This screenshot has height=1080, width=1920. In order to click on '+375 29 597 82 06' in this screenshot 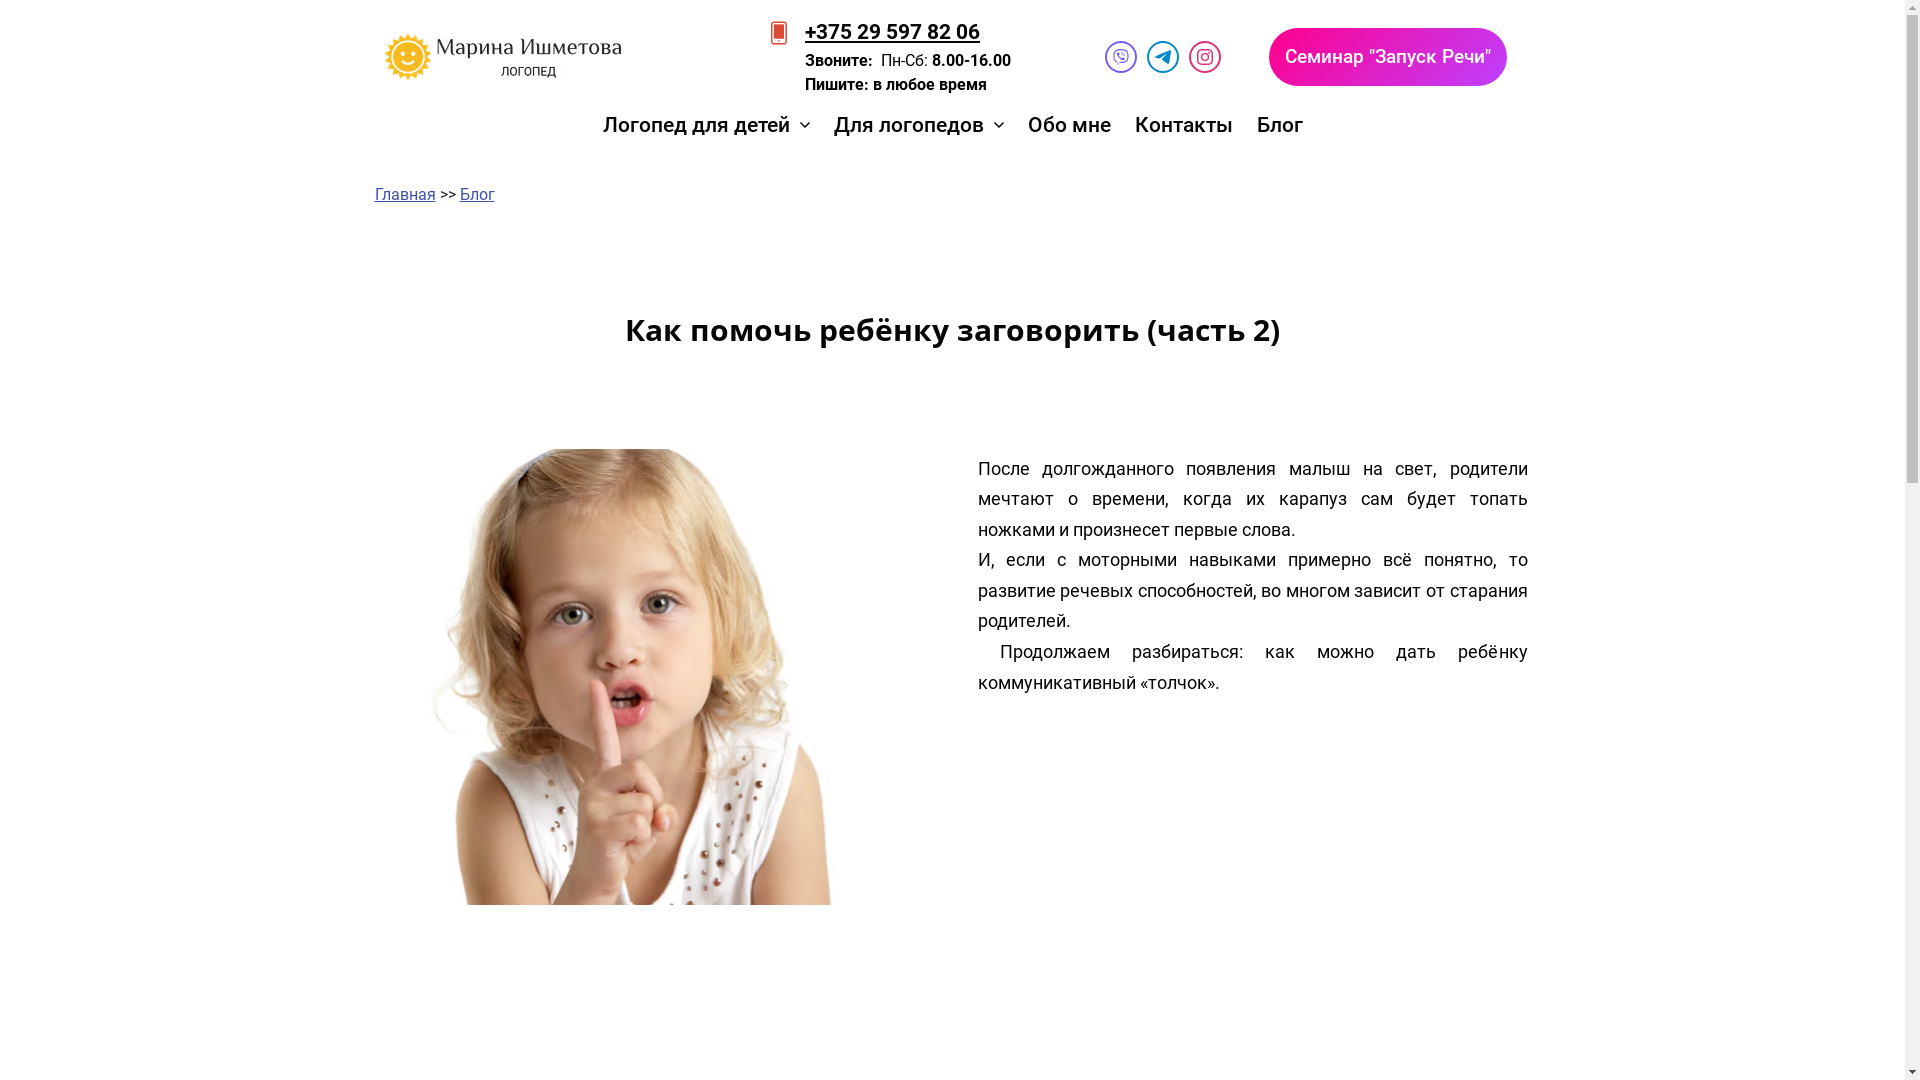, I will do `click(891, 31)`.